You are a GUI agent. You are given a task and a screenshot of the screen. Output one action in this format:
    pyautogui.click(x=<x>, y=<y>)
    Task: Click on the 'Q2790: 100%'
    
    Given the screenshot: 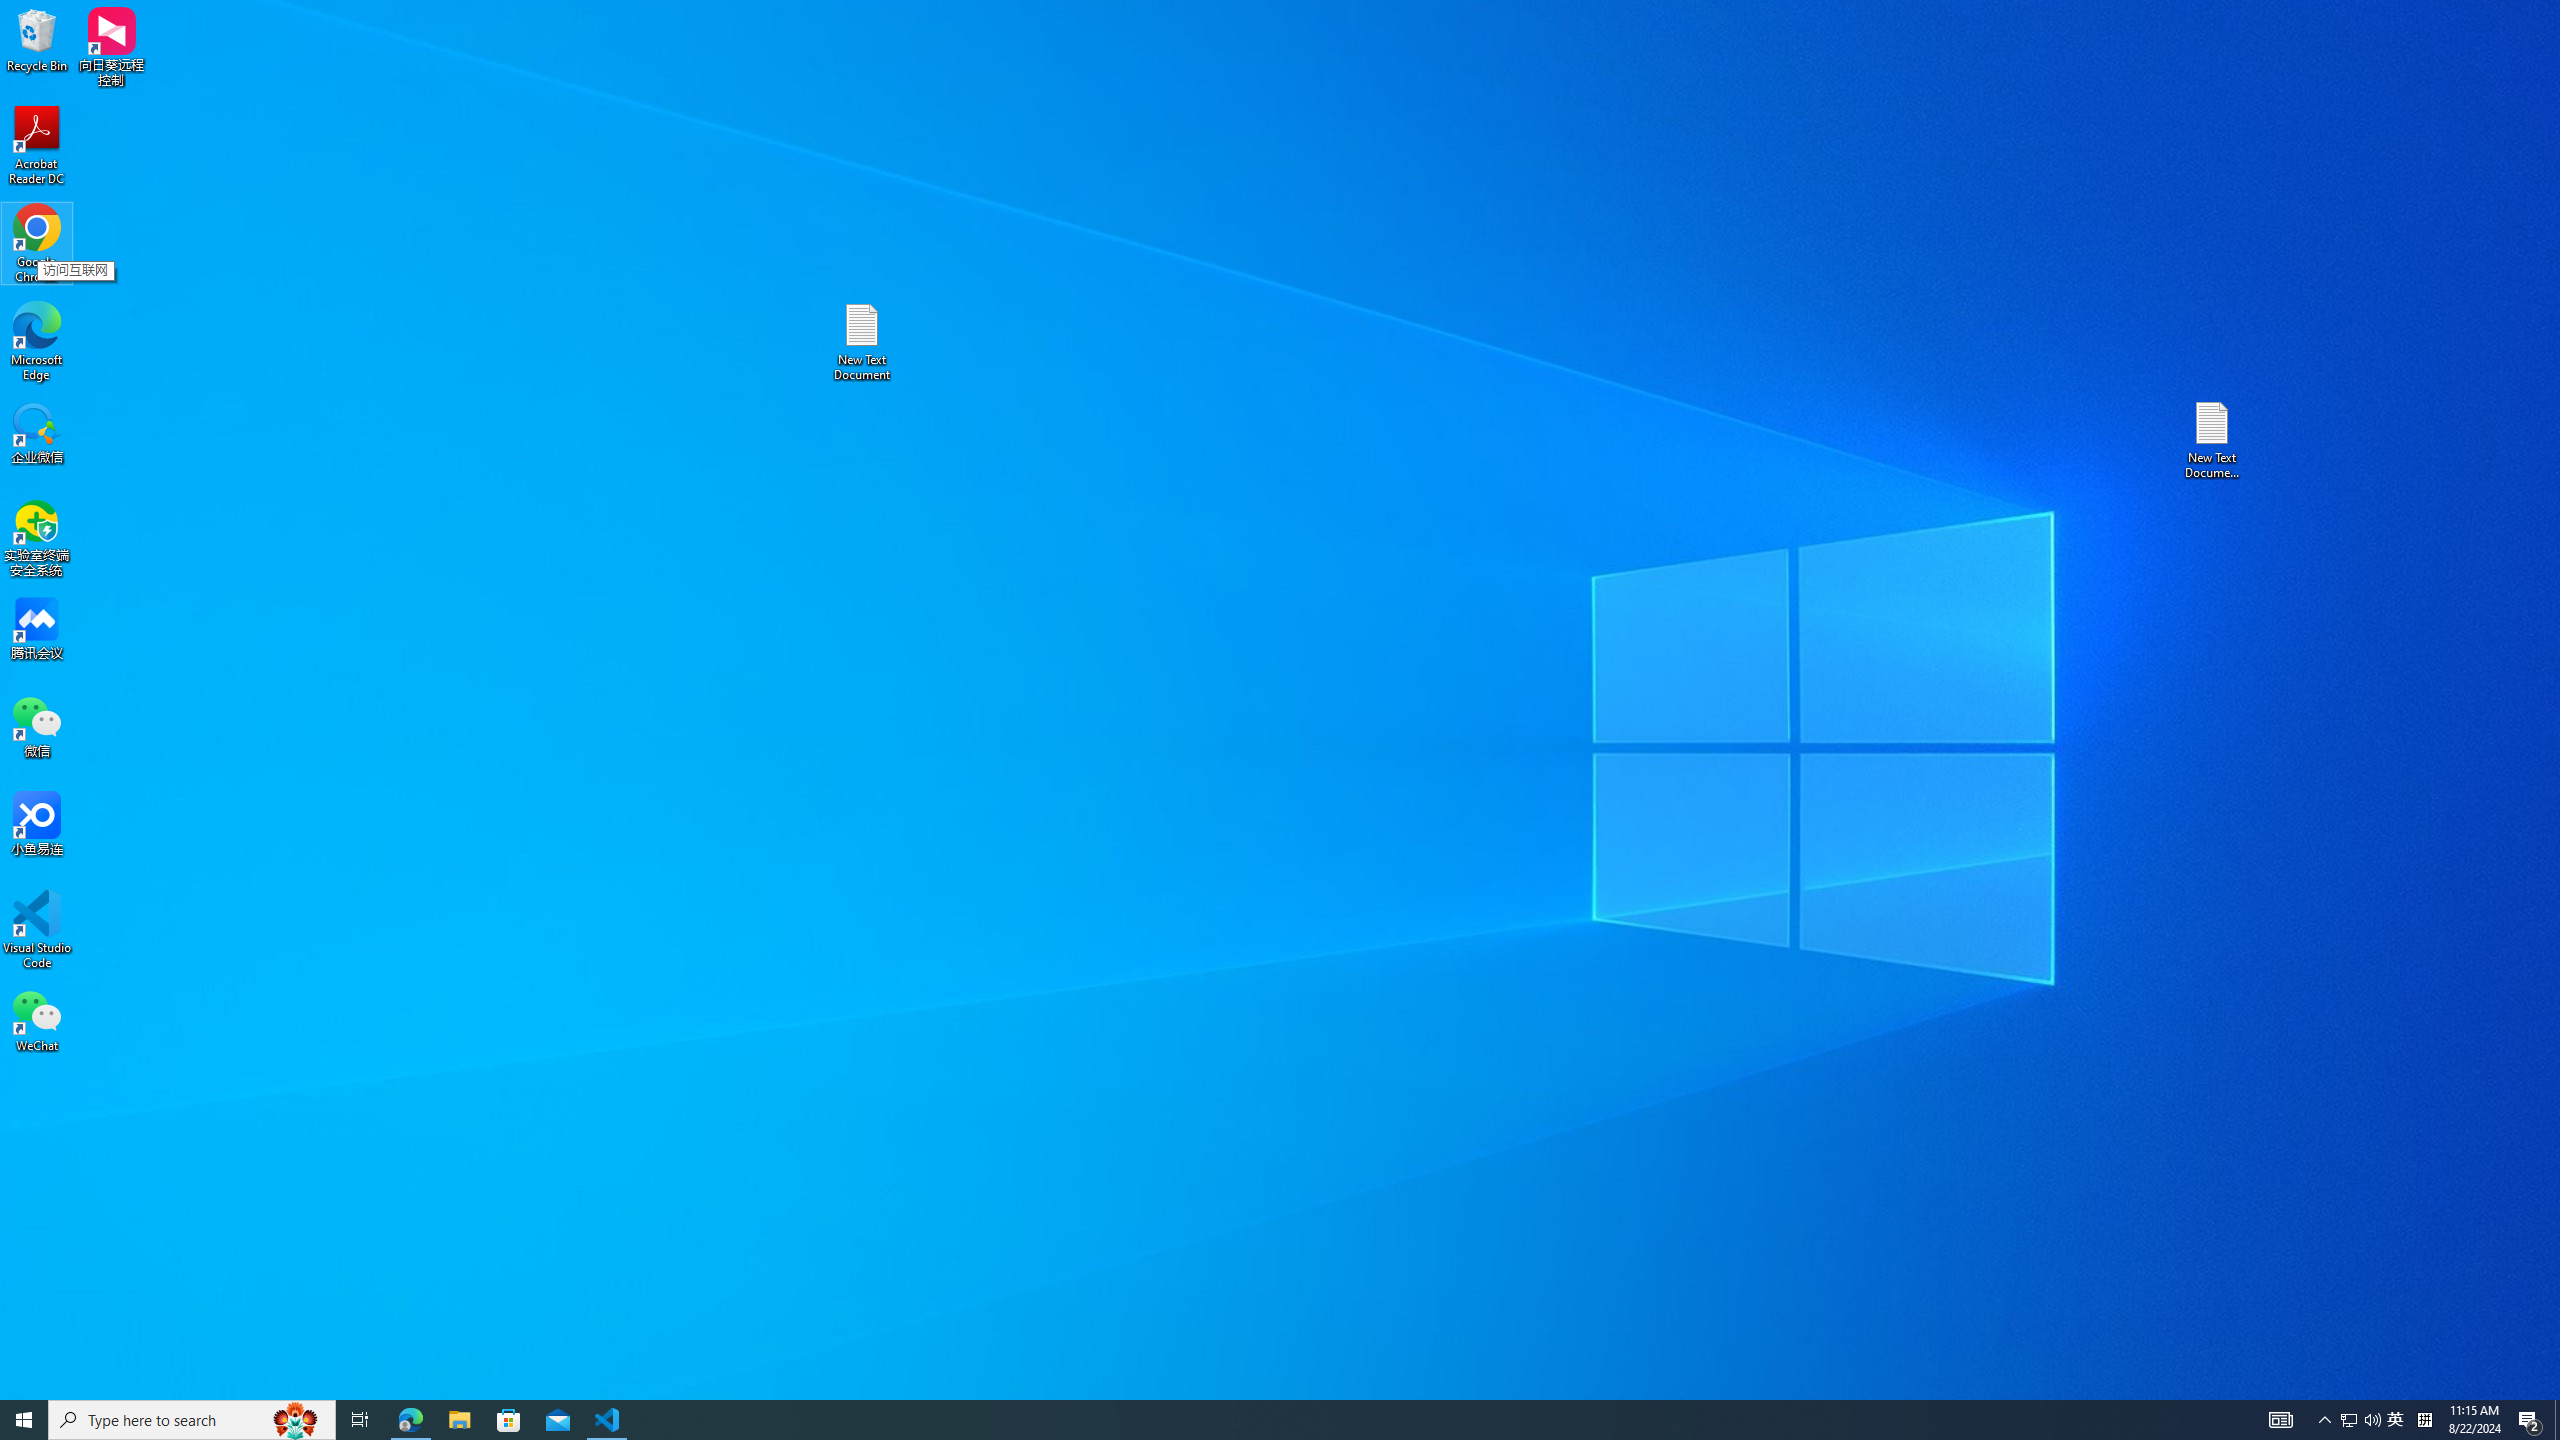 What is the action you would take?
    pyautogui.click(x=2372, y=1418)
    